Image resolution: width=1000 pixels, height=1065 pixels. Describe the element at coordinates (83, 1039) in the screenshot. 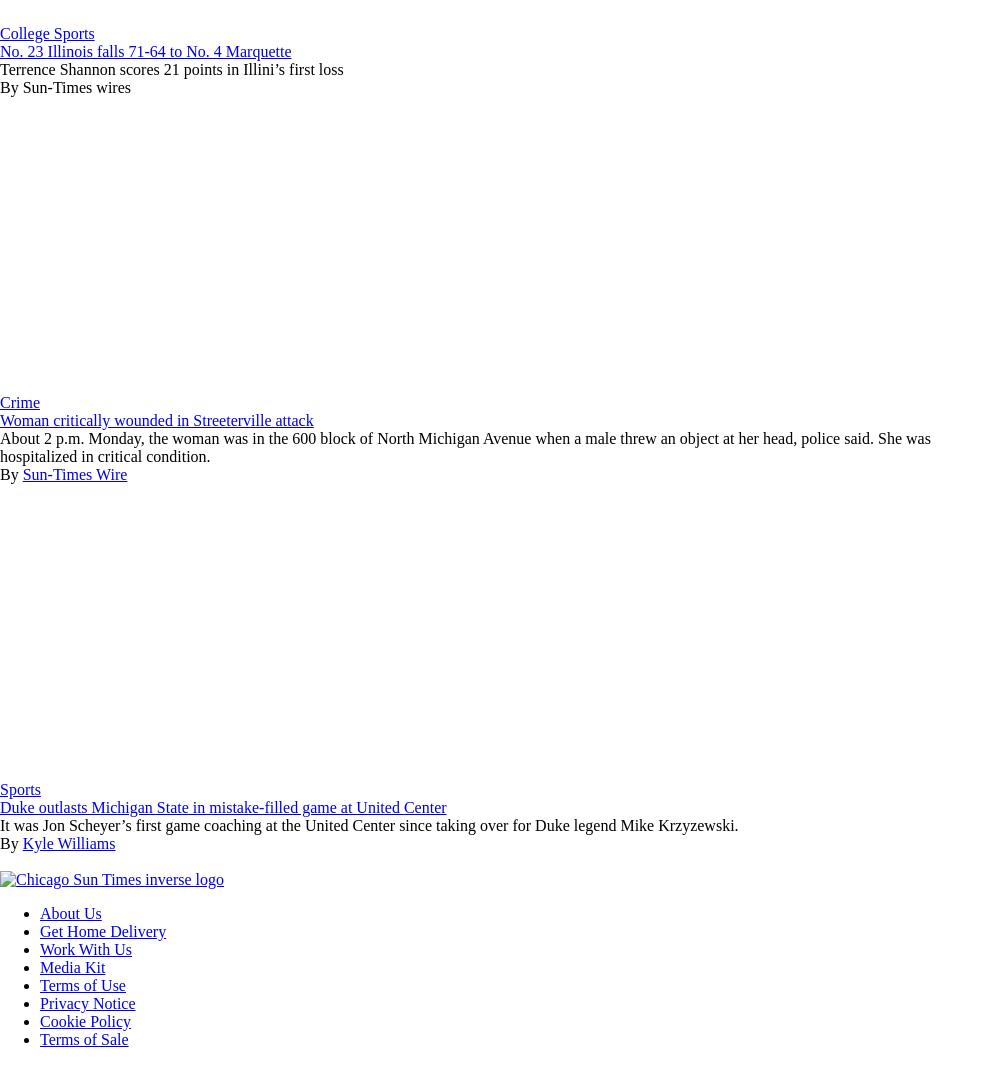

I see `'Terms of Sale'` at that location.